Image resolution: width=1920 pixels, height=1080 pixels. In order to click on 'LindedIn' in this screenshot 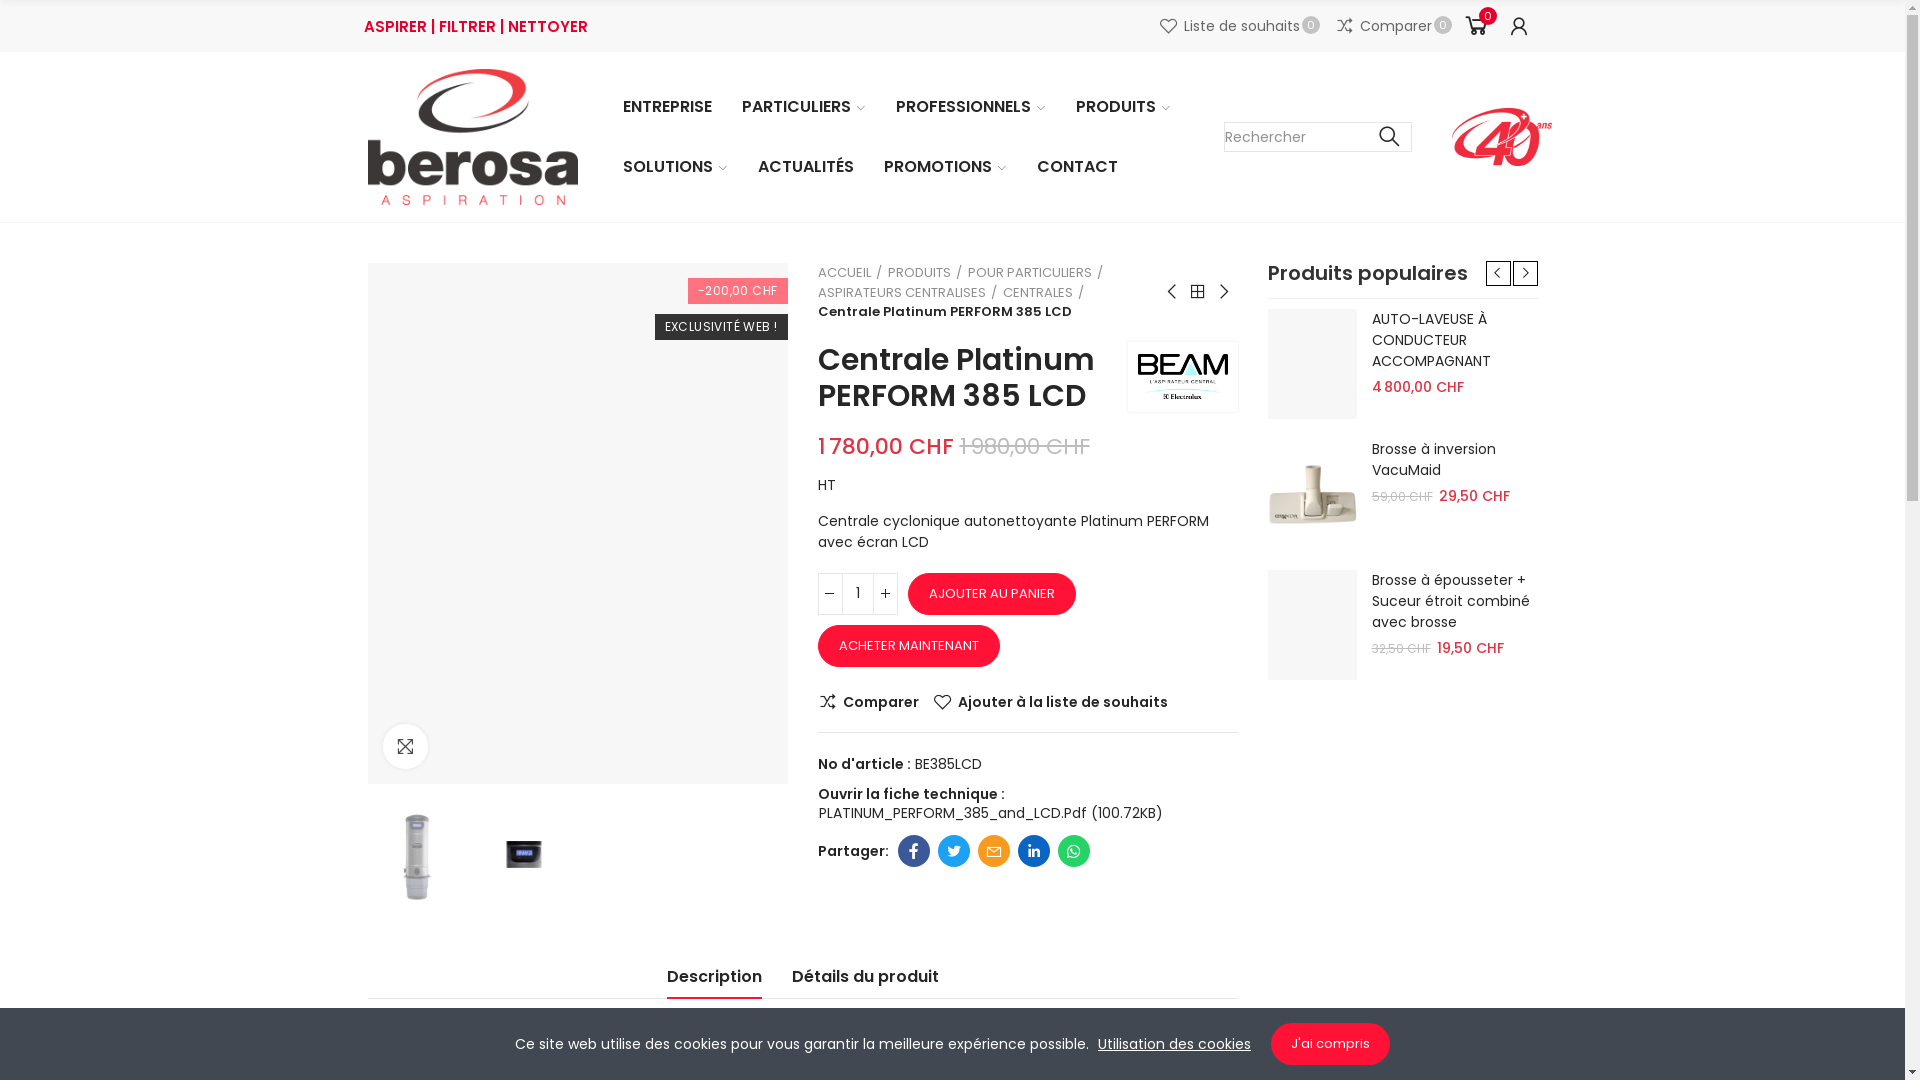, I will do `click(1017, 851)`.